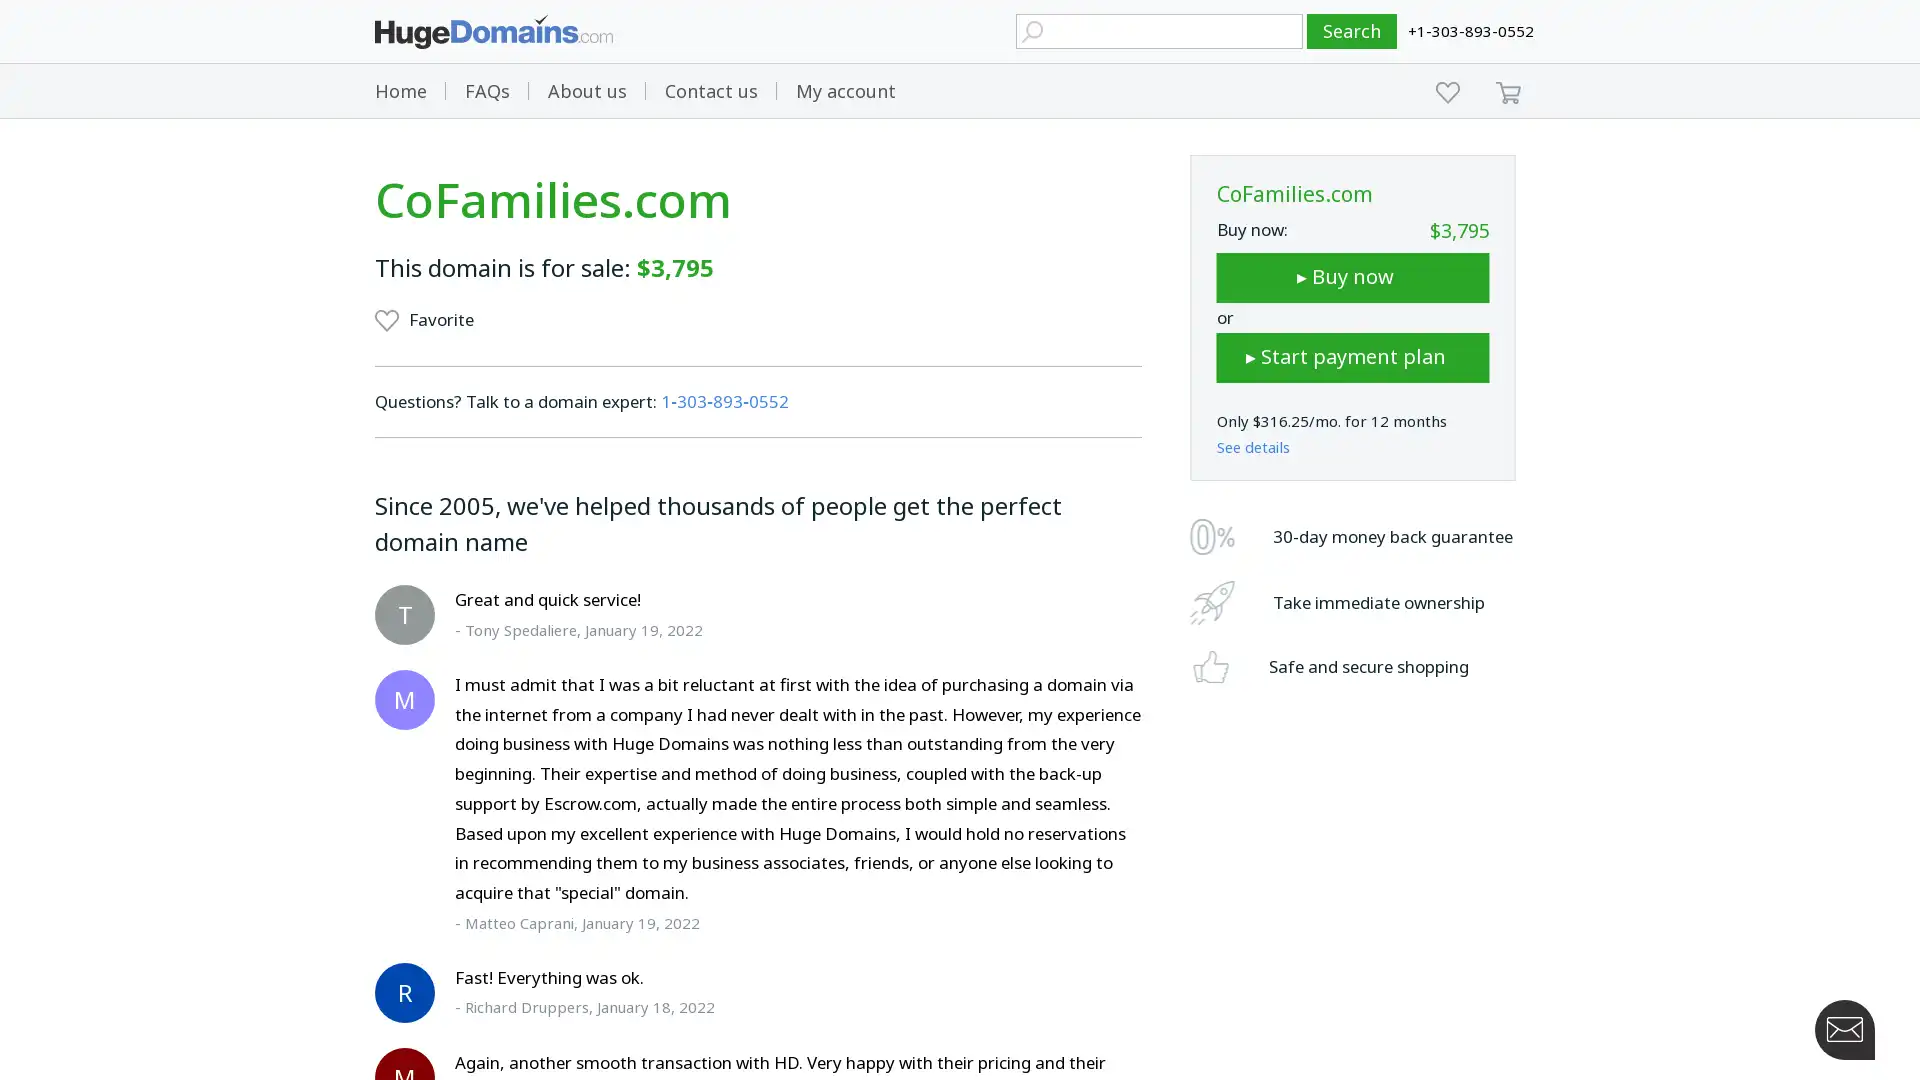 This screenshot has width=1920, height=1080. Describe the element at coordinates (1352, 31) in the screenshot. I see `Search` at that location.